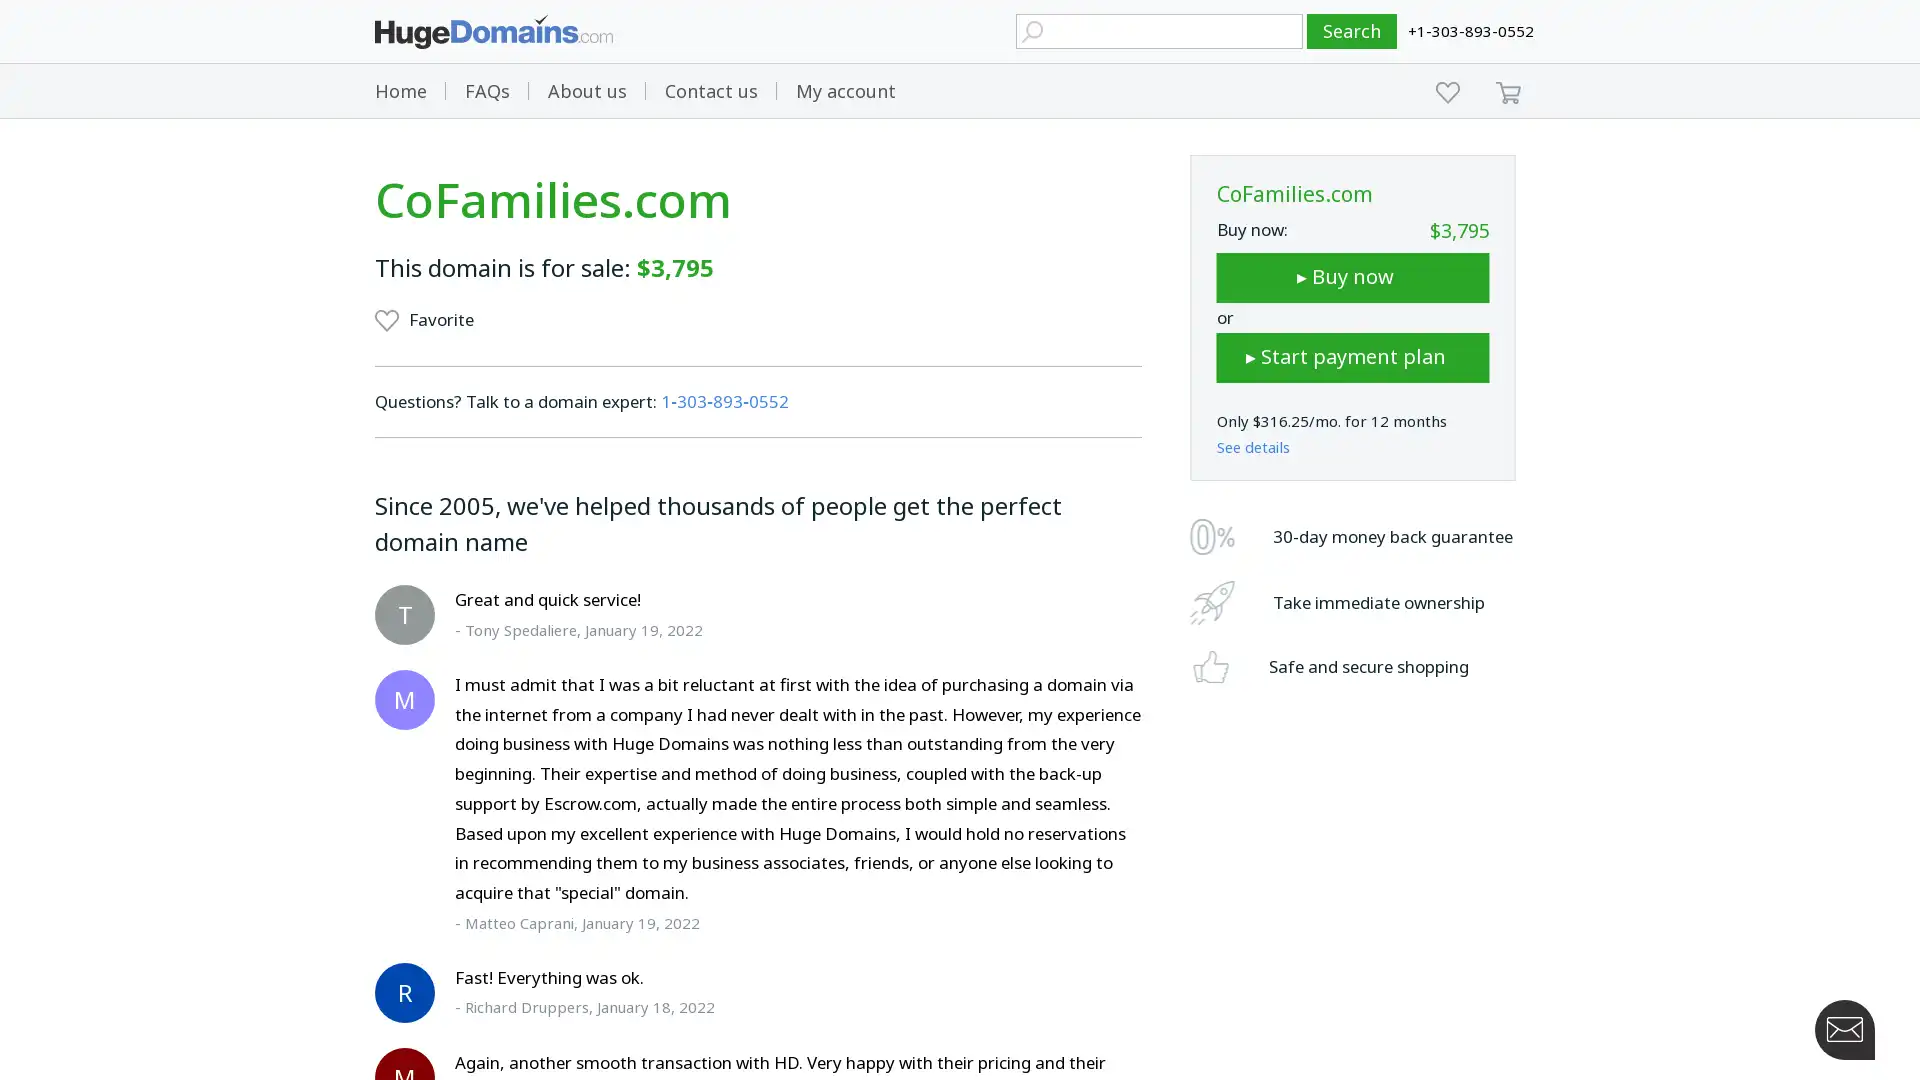 This screenshot has width=1920, height=1080. Describe the element at coordinates (1352, 31) in the screenshot. I see `Search` at that location.